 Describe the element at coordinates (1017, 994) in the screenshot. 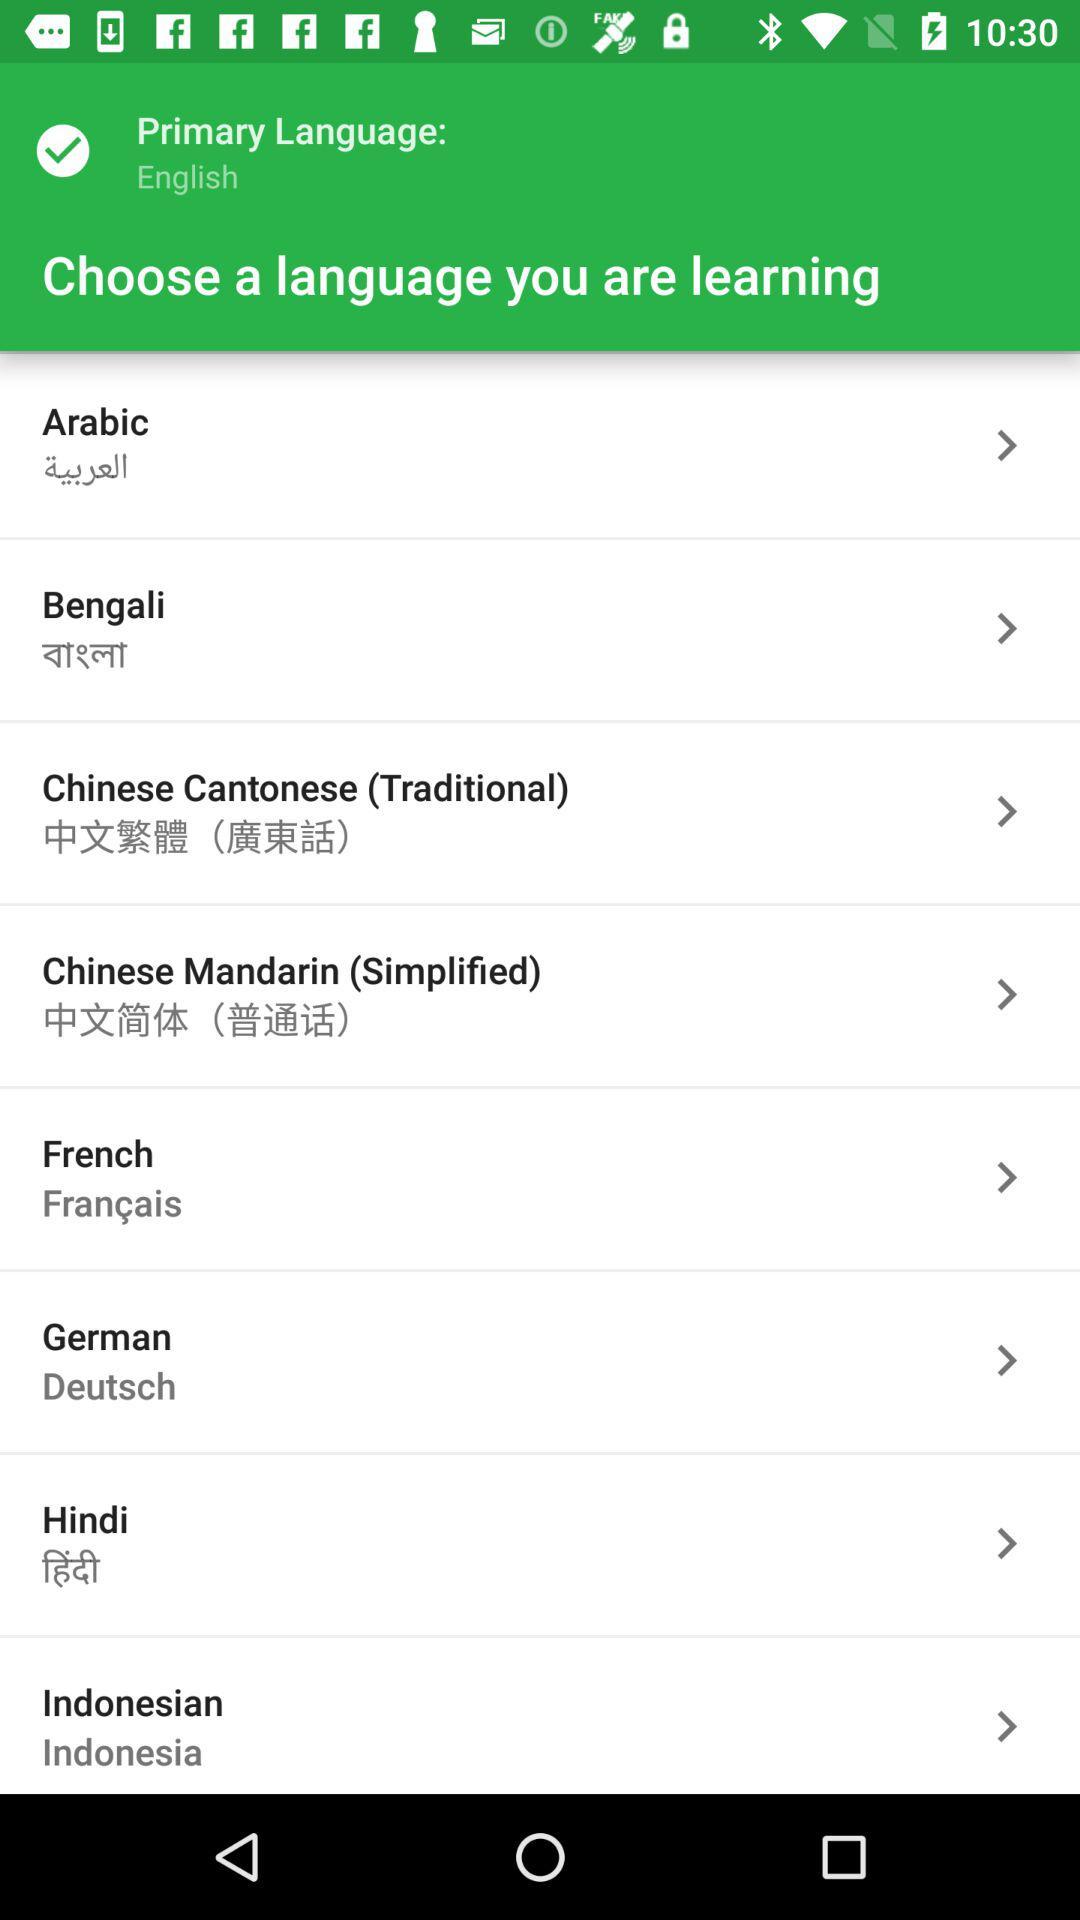

I see `open link` at that location.